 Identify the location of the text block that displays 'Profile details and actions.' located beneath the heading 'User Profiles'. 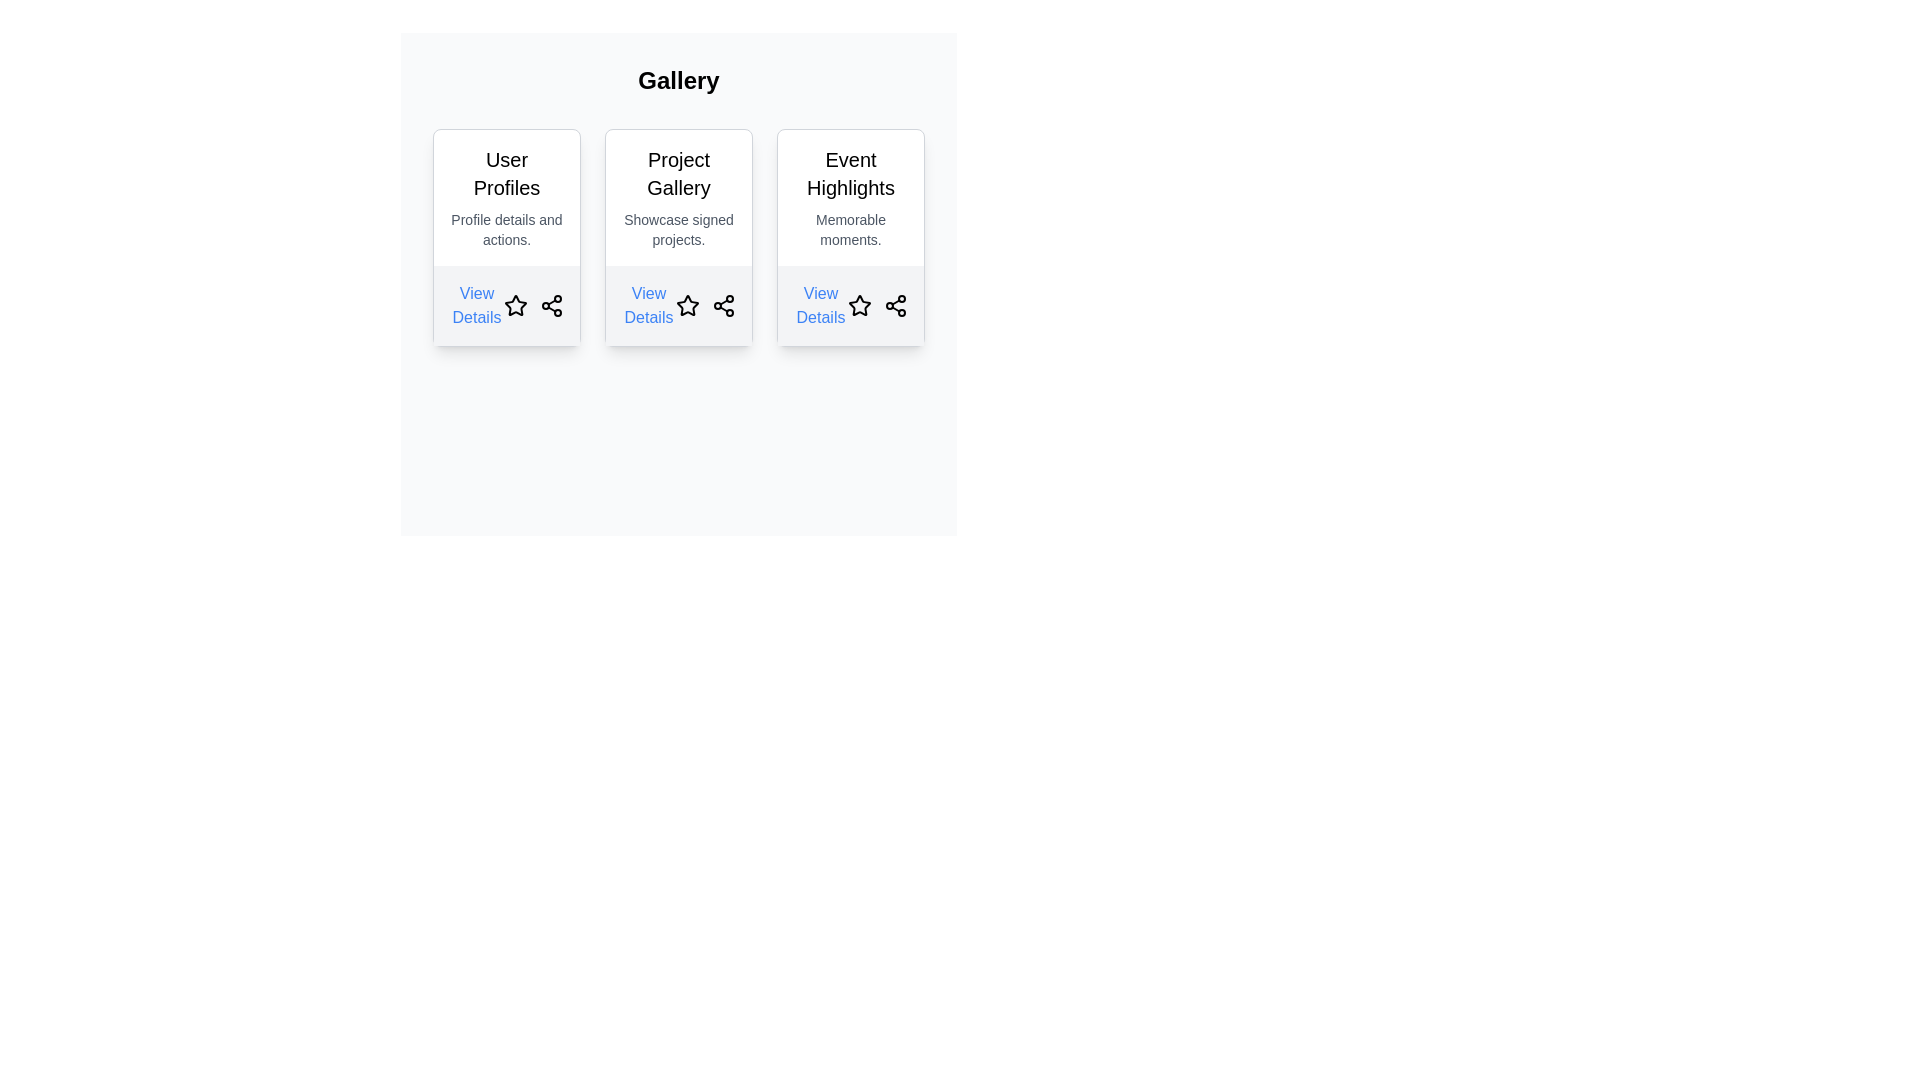
(507, 229).